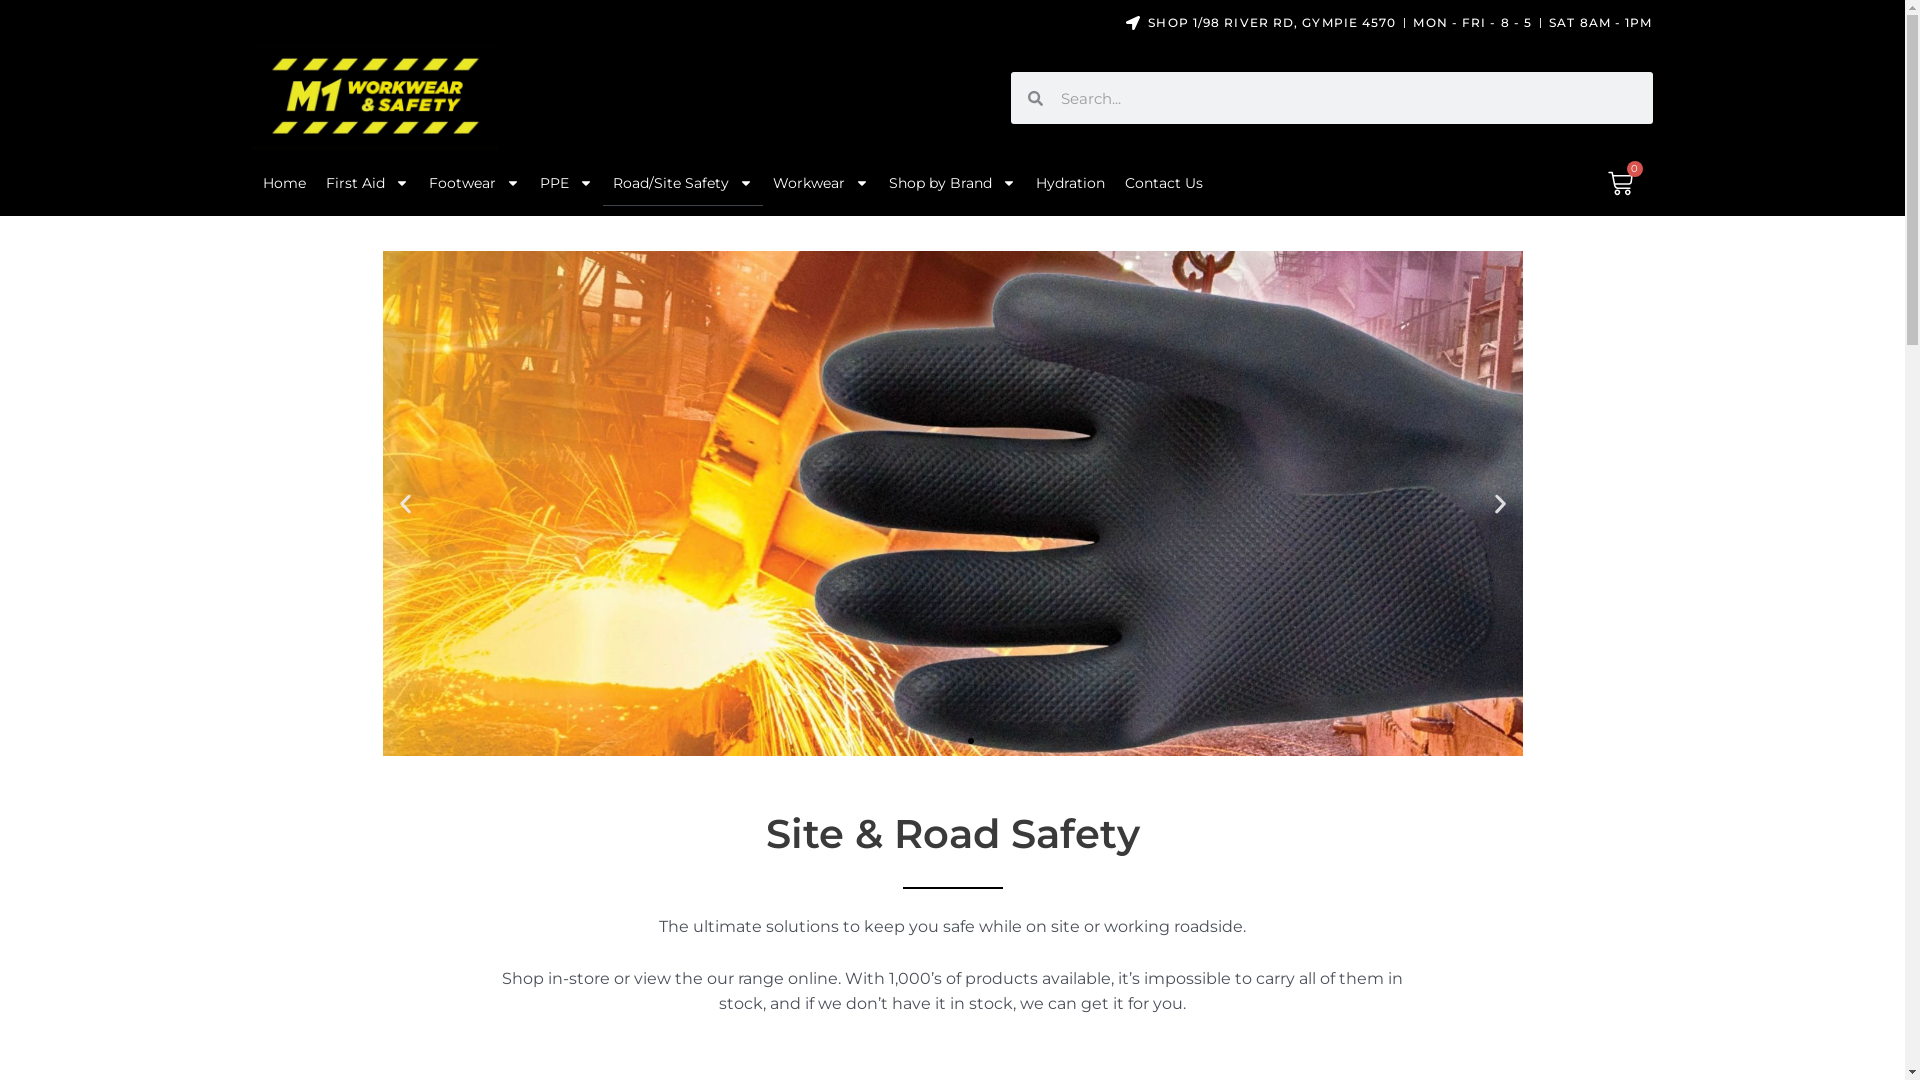 This screenshot has width=1920, height=1080. I want to click on '0, so click(1620, 183).